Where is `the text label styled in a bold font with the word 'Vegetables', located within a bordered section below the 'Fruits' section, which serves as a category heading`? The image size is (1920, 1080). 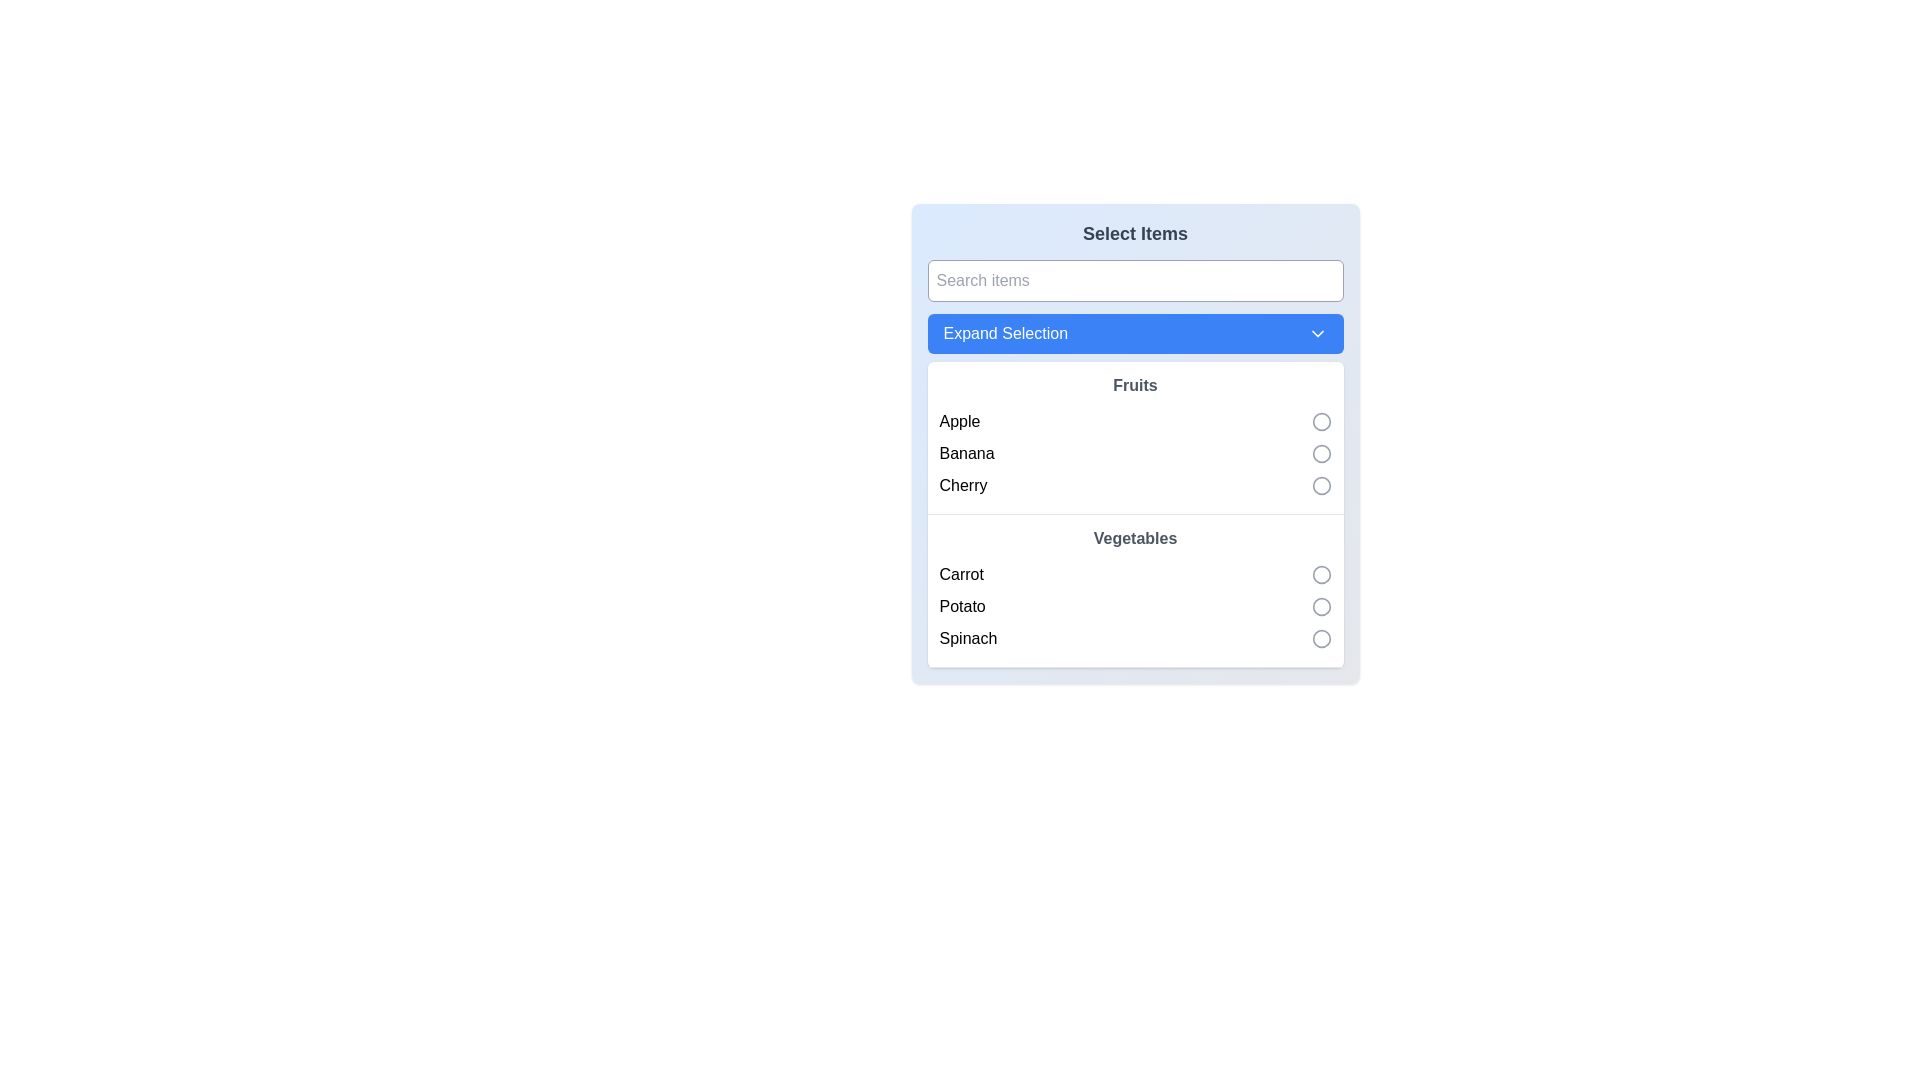
the text label styled in a bold font with the word 'Vegetables', located within a bordered section below the 'Fruits' section, which serves as a category heading is located at coordinates (1135, 538).